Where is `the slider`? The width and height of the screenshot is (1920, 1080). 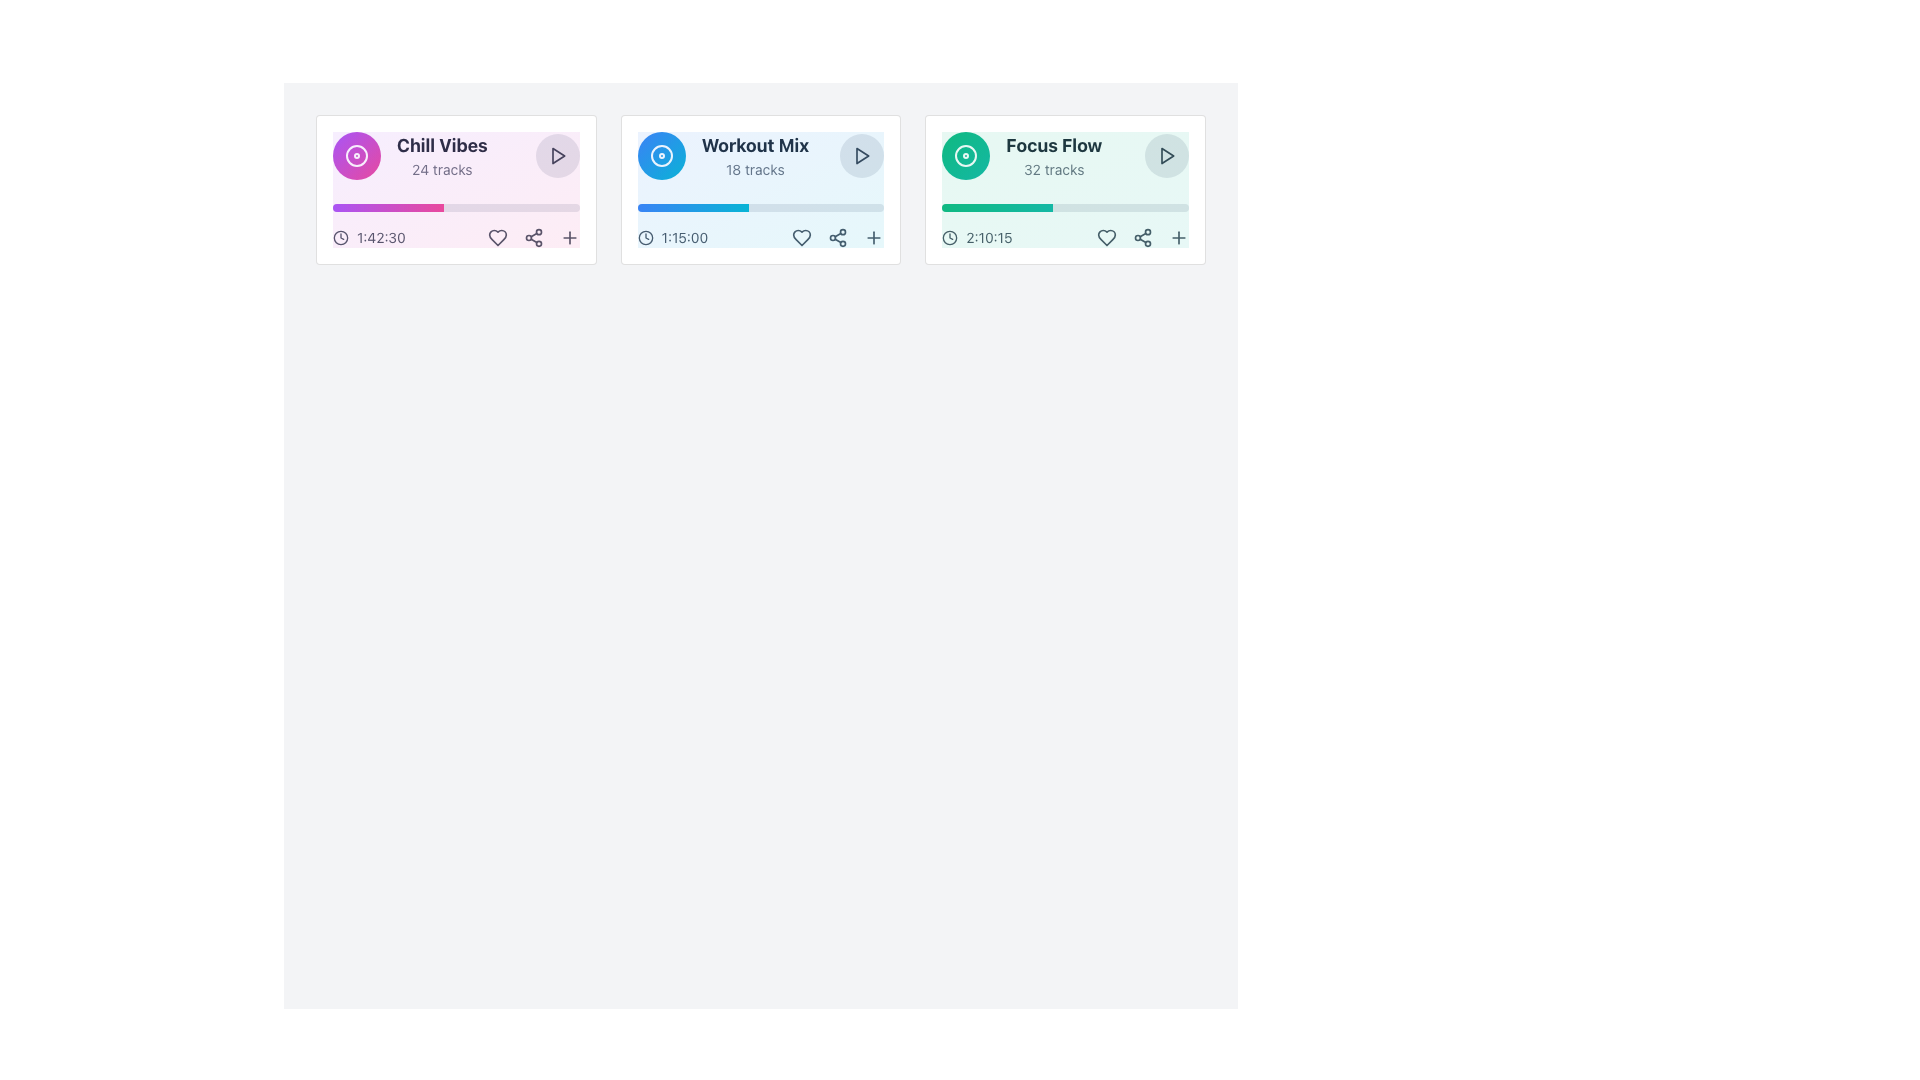 the slider is located at coordinates (710, 208).